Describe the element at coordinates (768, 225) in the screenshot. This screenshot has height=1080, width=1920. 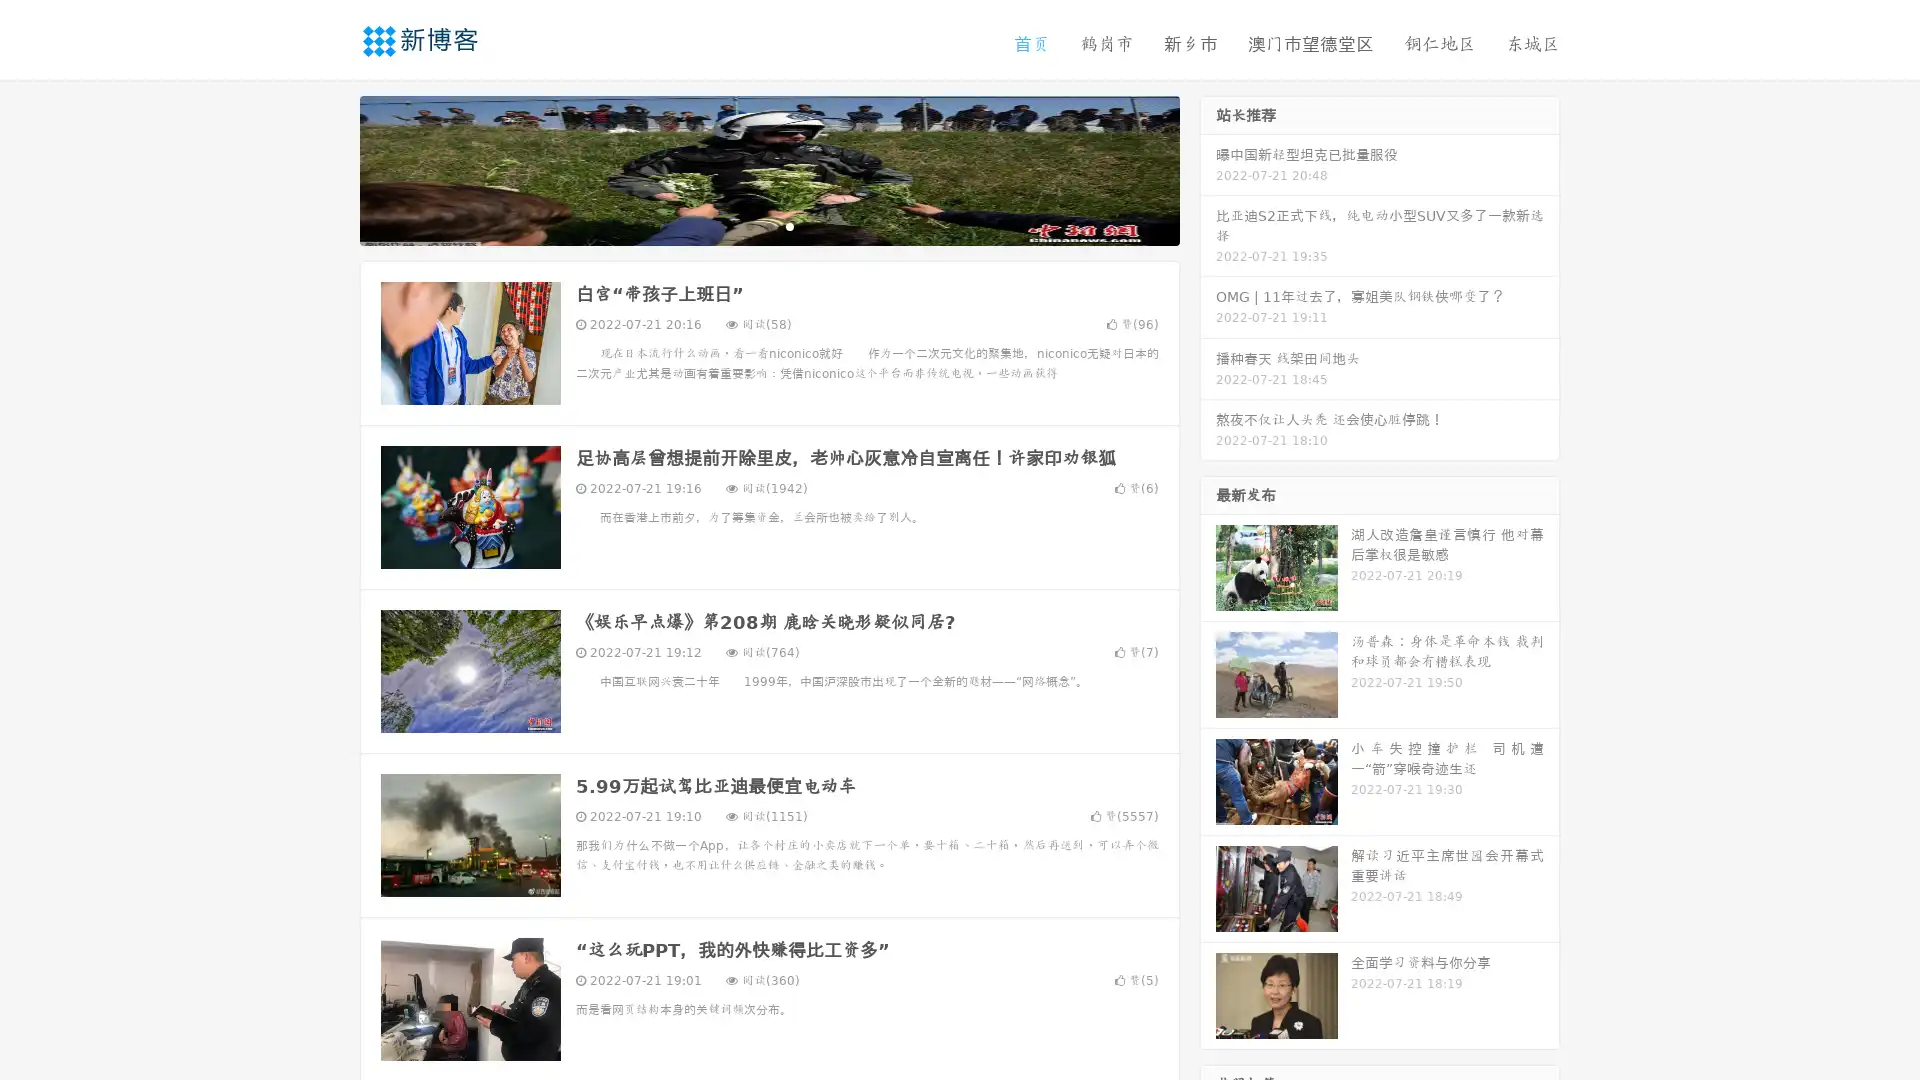
I see `Go to slide 2` at that location.